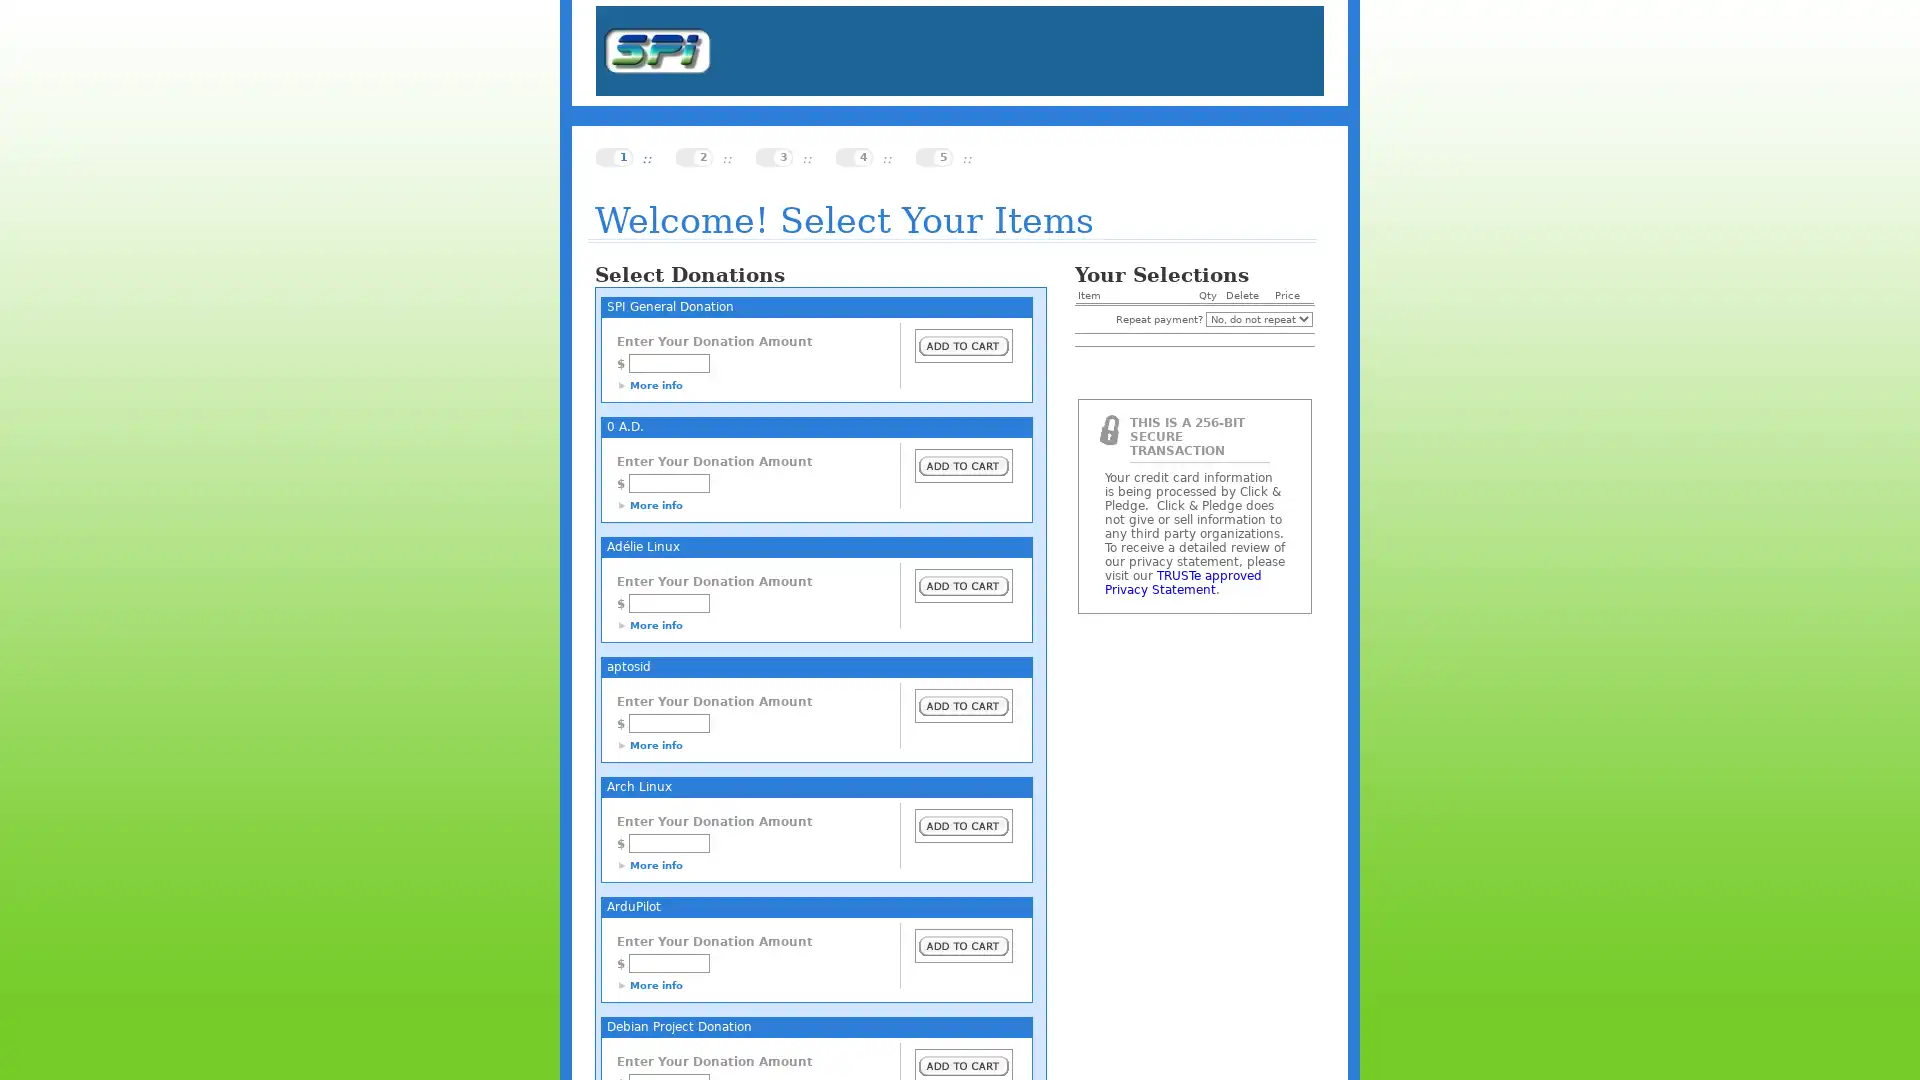 This screenshot has height=1080, width=1920. What do you see at coordinates (964, 704) in the screenshot?
I see `Submit` at bounding box center [964, 704].